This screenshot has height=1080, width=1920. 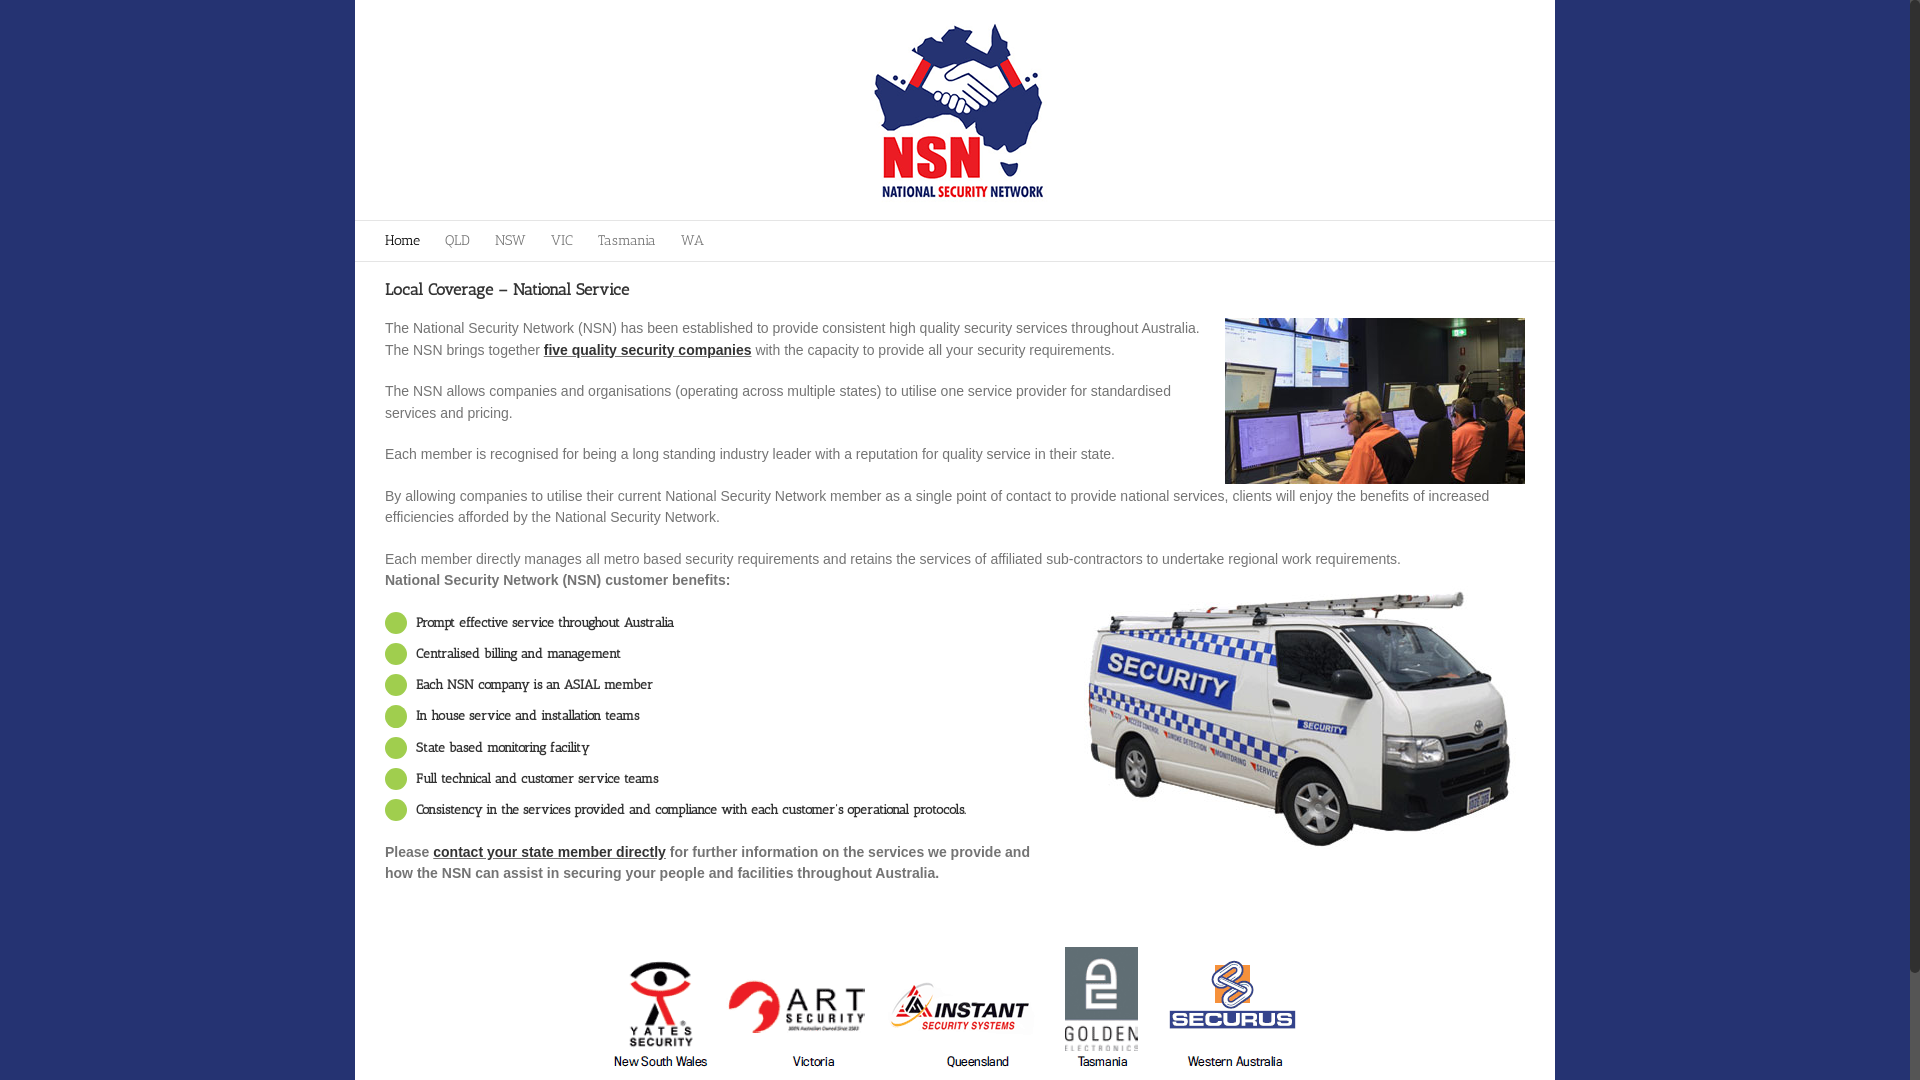 I want to click on 'QLD', so click(x=456, y=239).